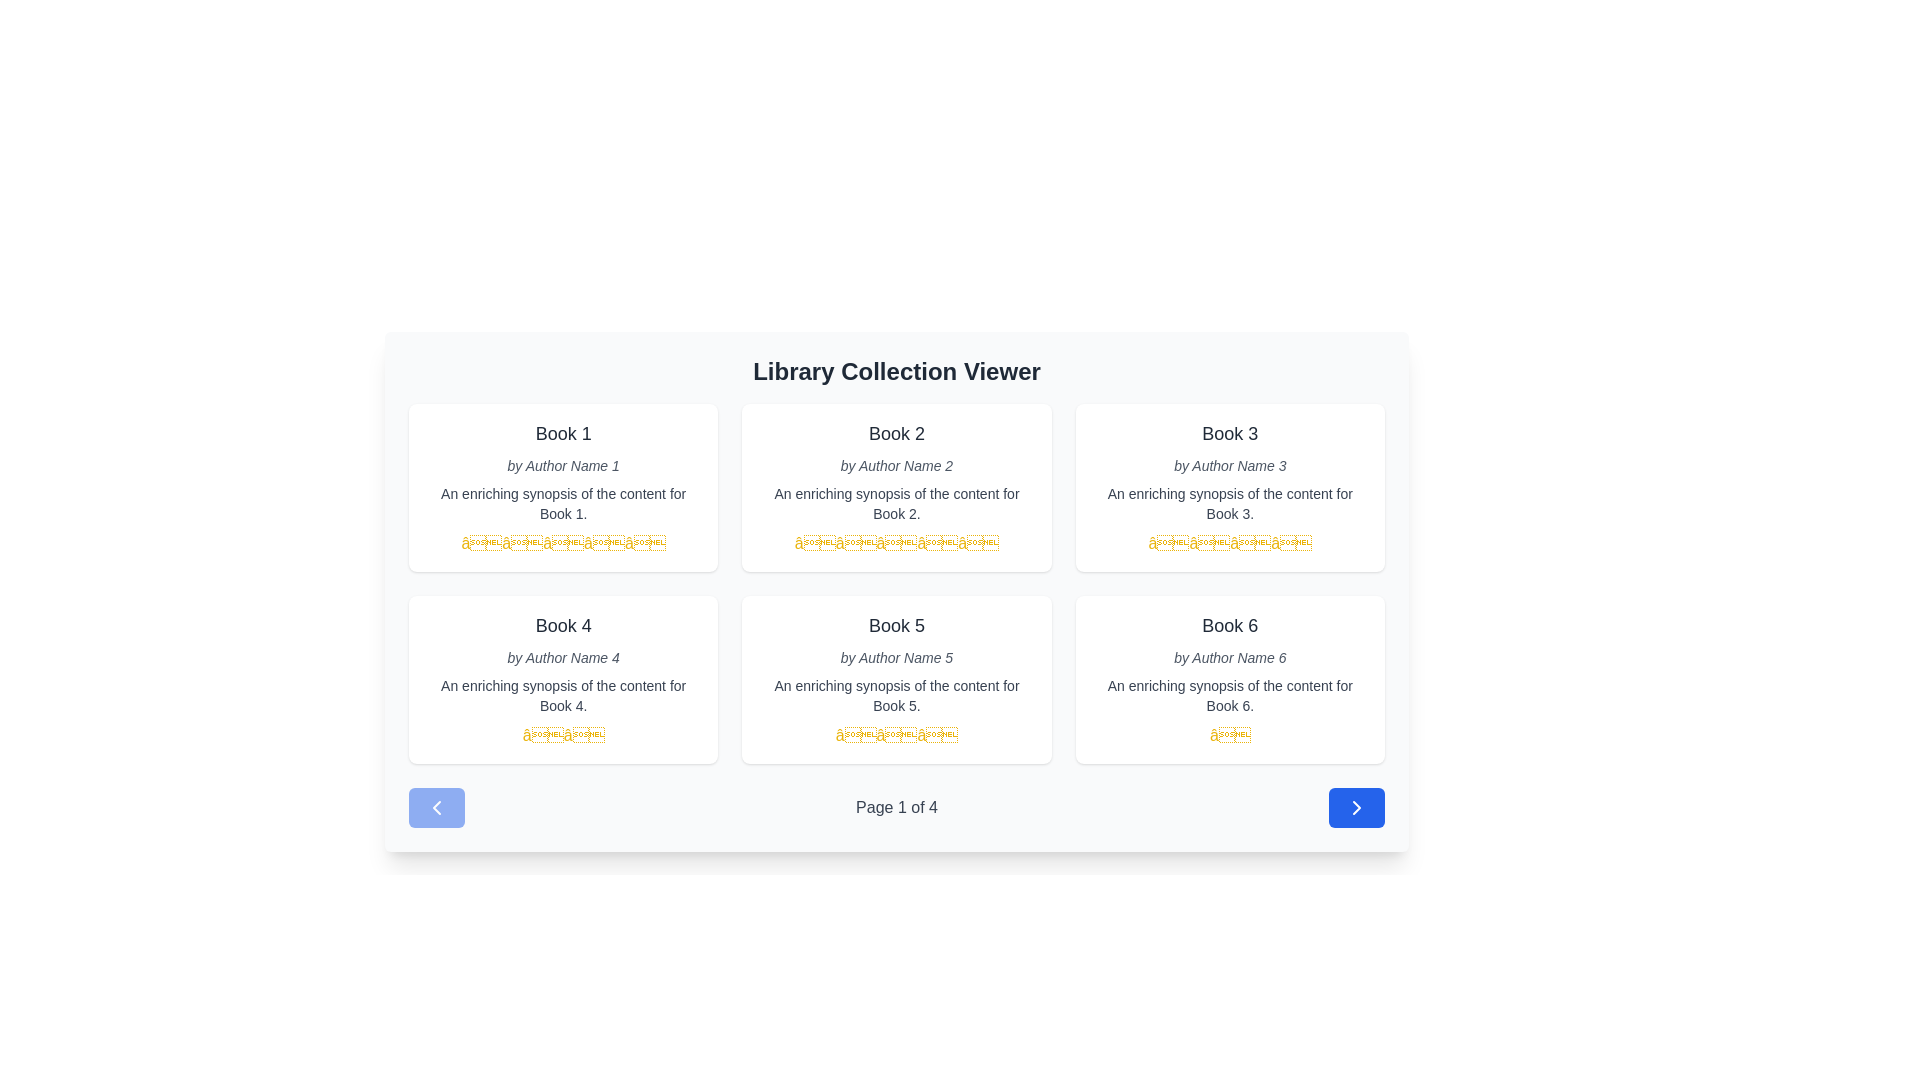 This screenshot has width=1920, height=1080. Describe the element at coordinates (896, 658) in the screenshot. I see `the static text label displaying 'by Author Name 5' which is styled in small italicized gray font, located below the book title 'Book 5' and above the description` at that location.